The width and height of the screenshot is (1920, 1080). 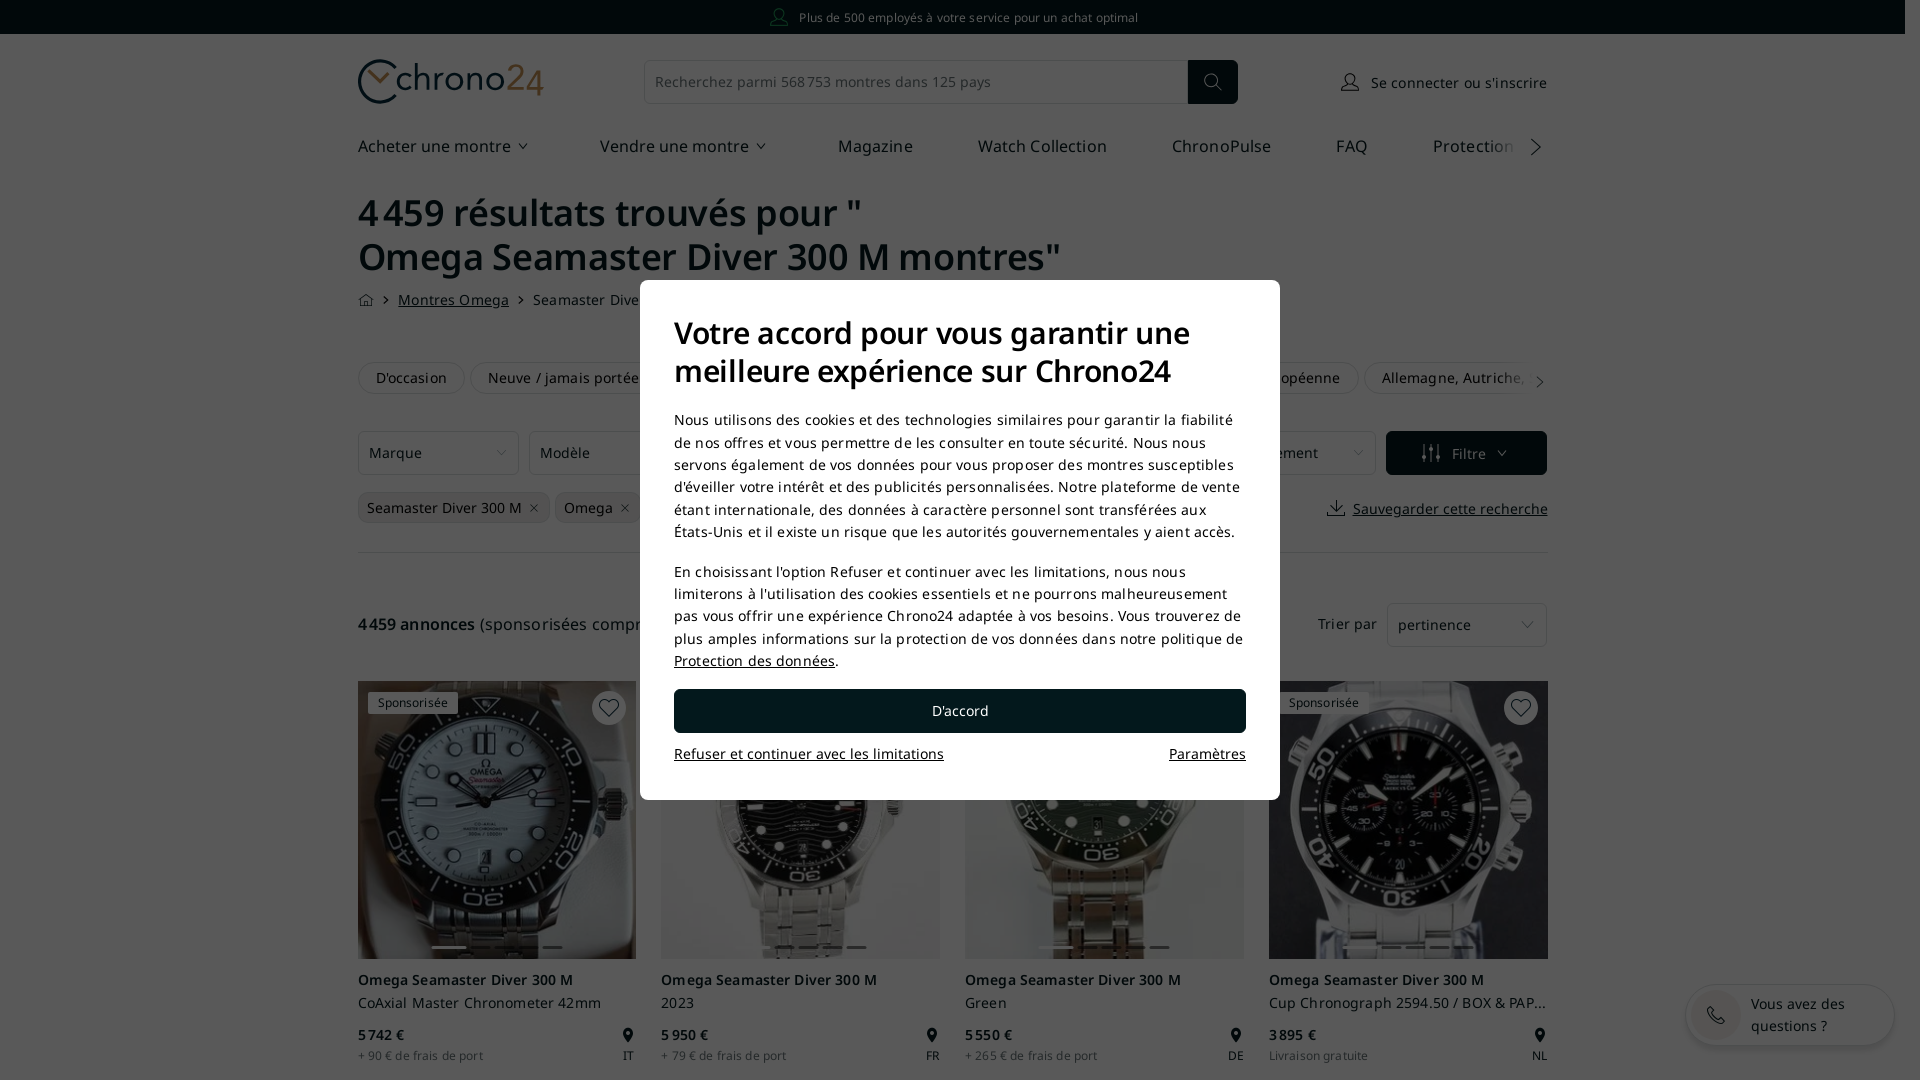 I want to click on 'D'accord', so click(x=960, y=709).